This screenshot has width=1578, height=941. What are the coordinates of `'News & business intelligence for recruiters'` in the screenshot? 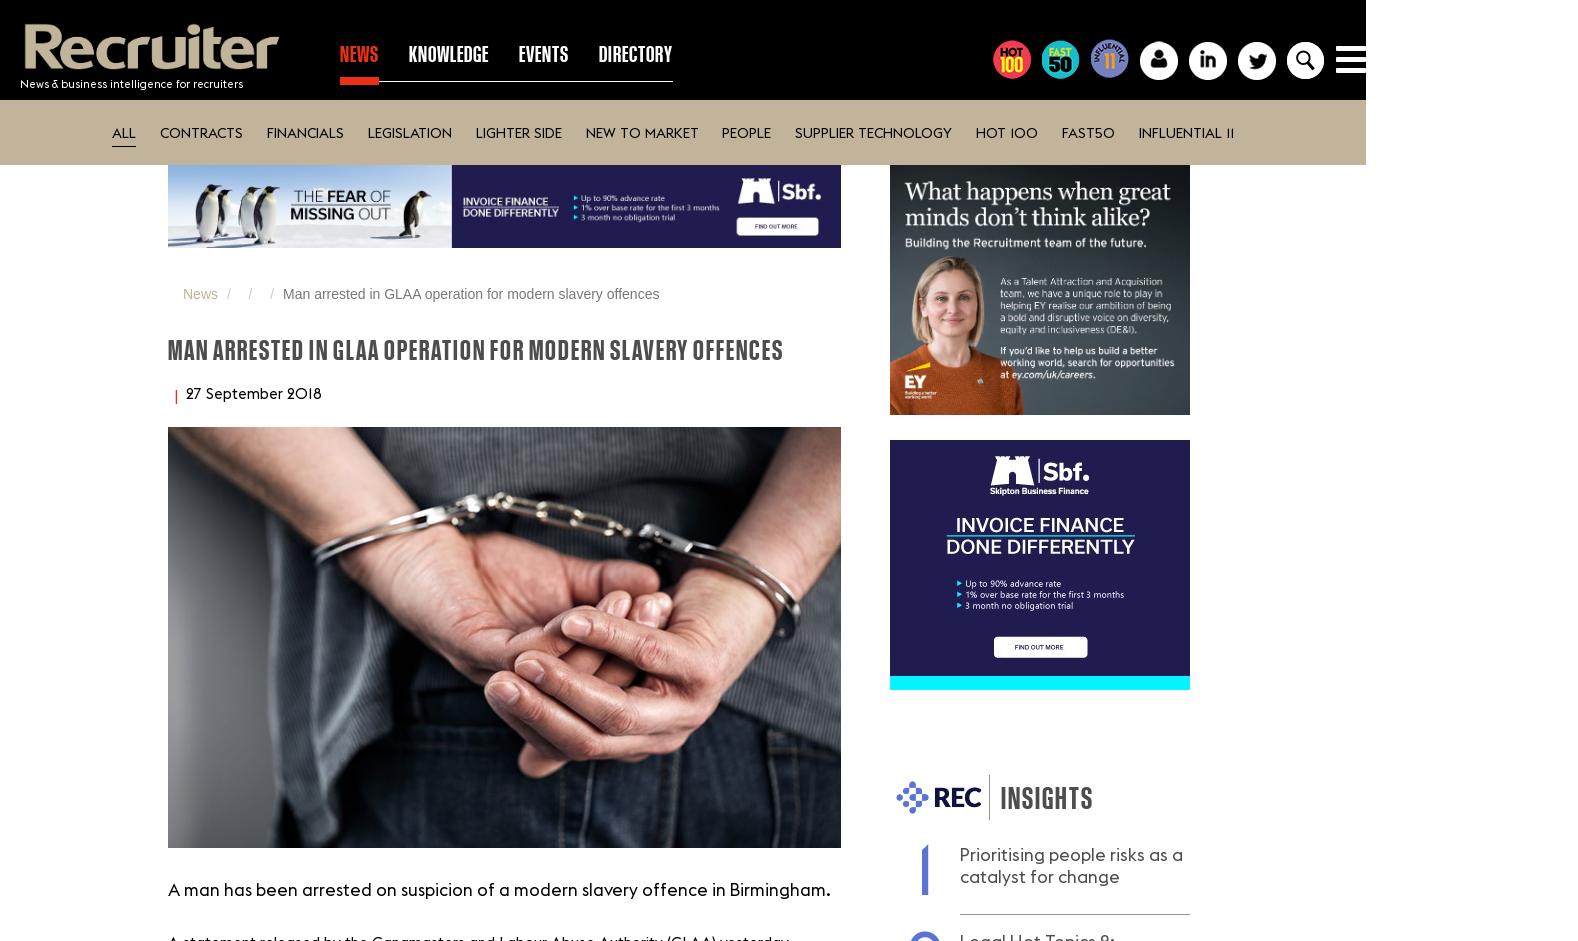 It's located at (131, 82).